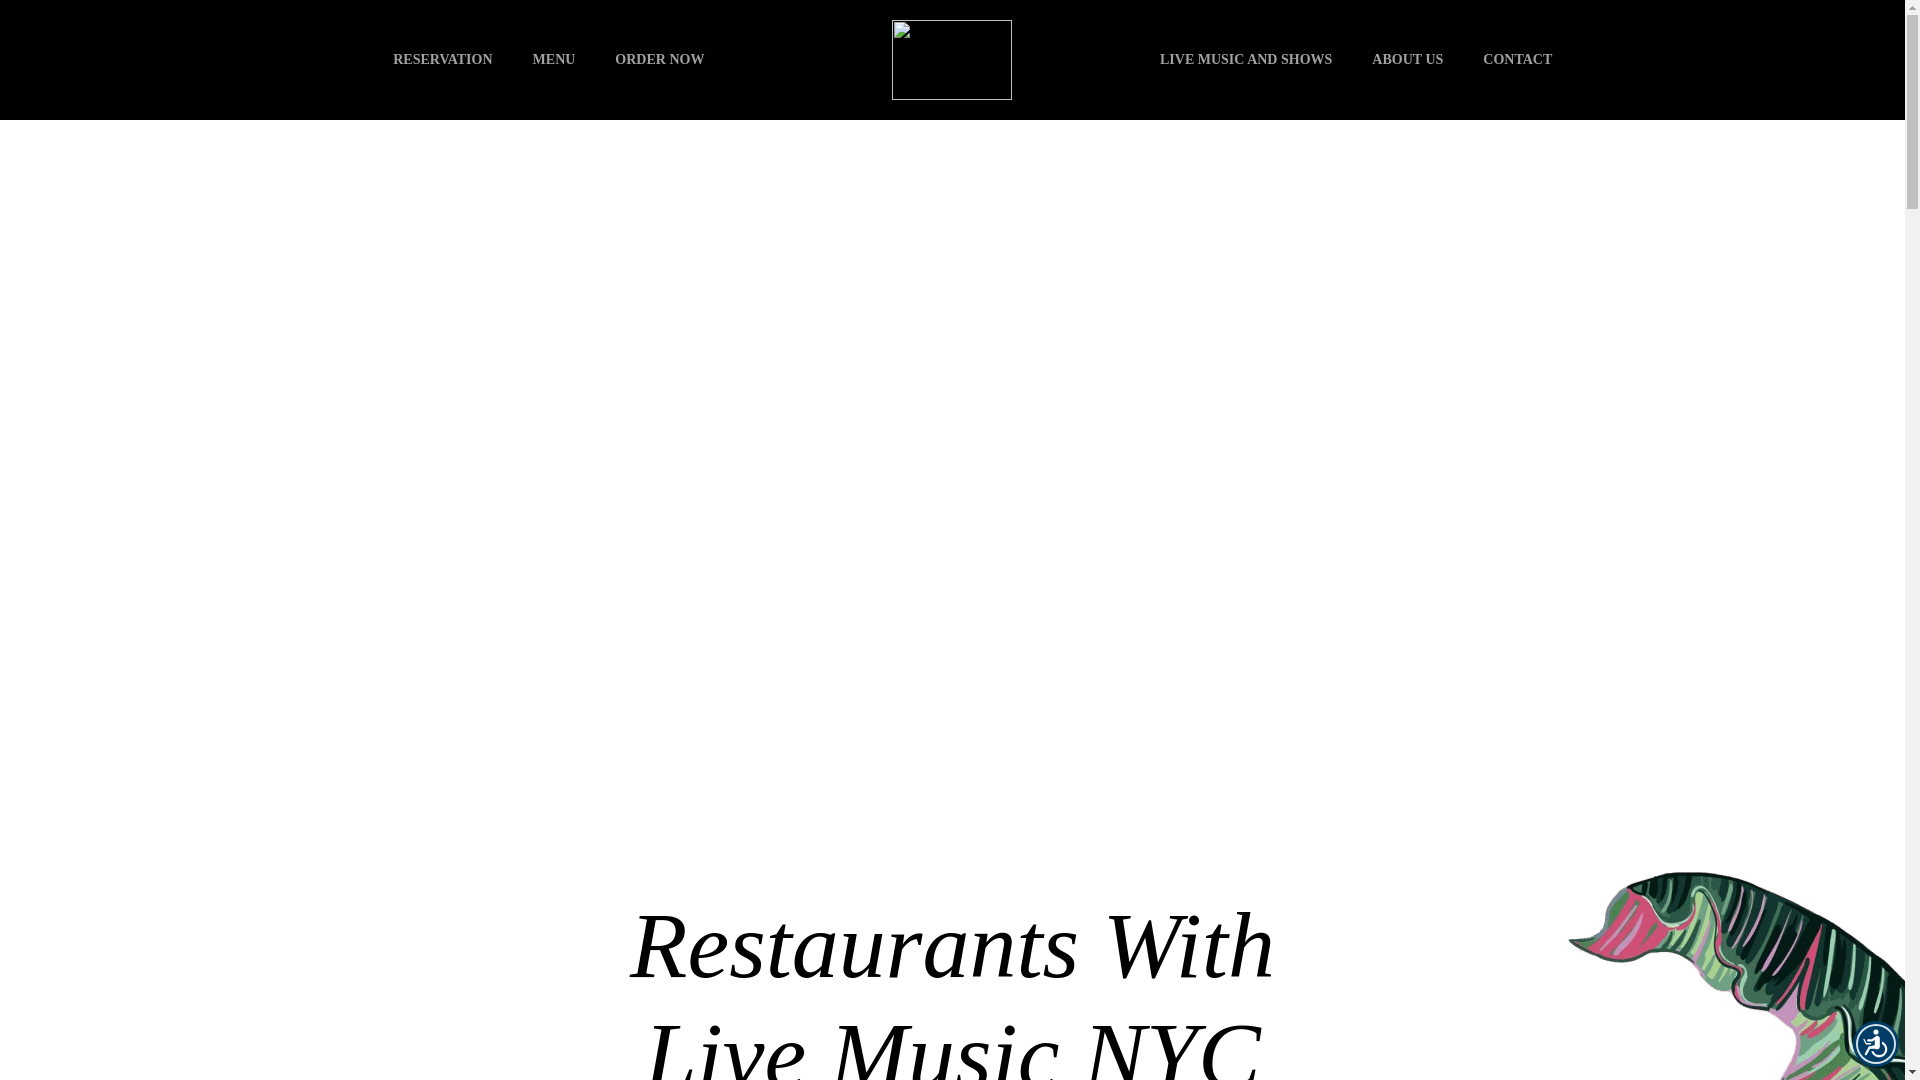  I want to click on 'MENU', so click(554, 59).